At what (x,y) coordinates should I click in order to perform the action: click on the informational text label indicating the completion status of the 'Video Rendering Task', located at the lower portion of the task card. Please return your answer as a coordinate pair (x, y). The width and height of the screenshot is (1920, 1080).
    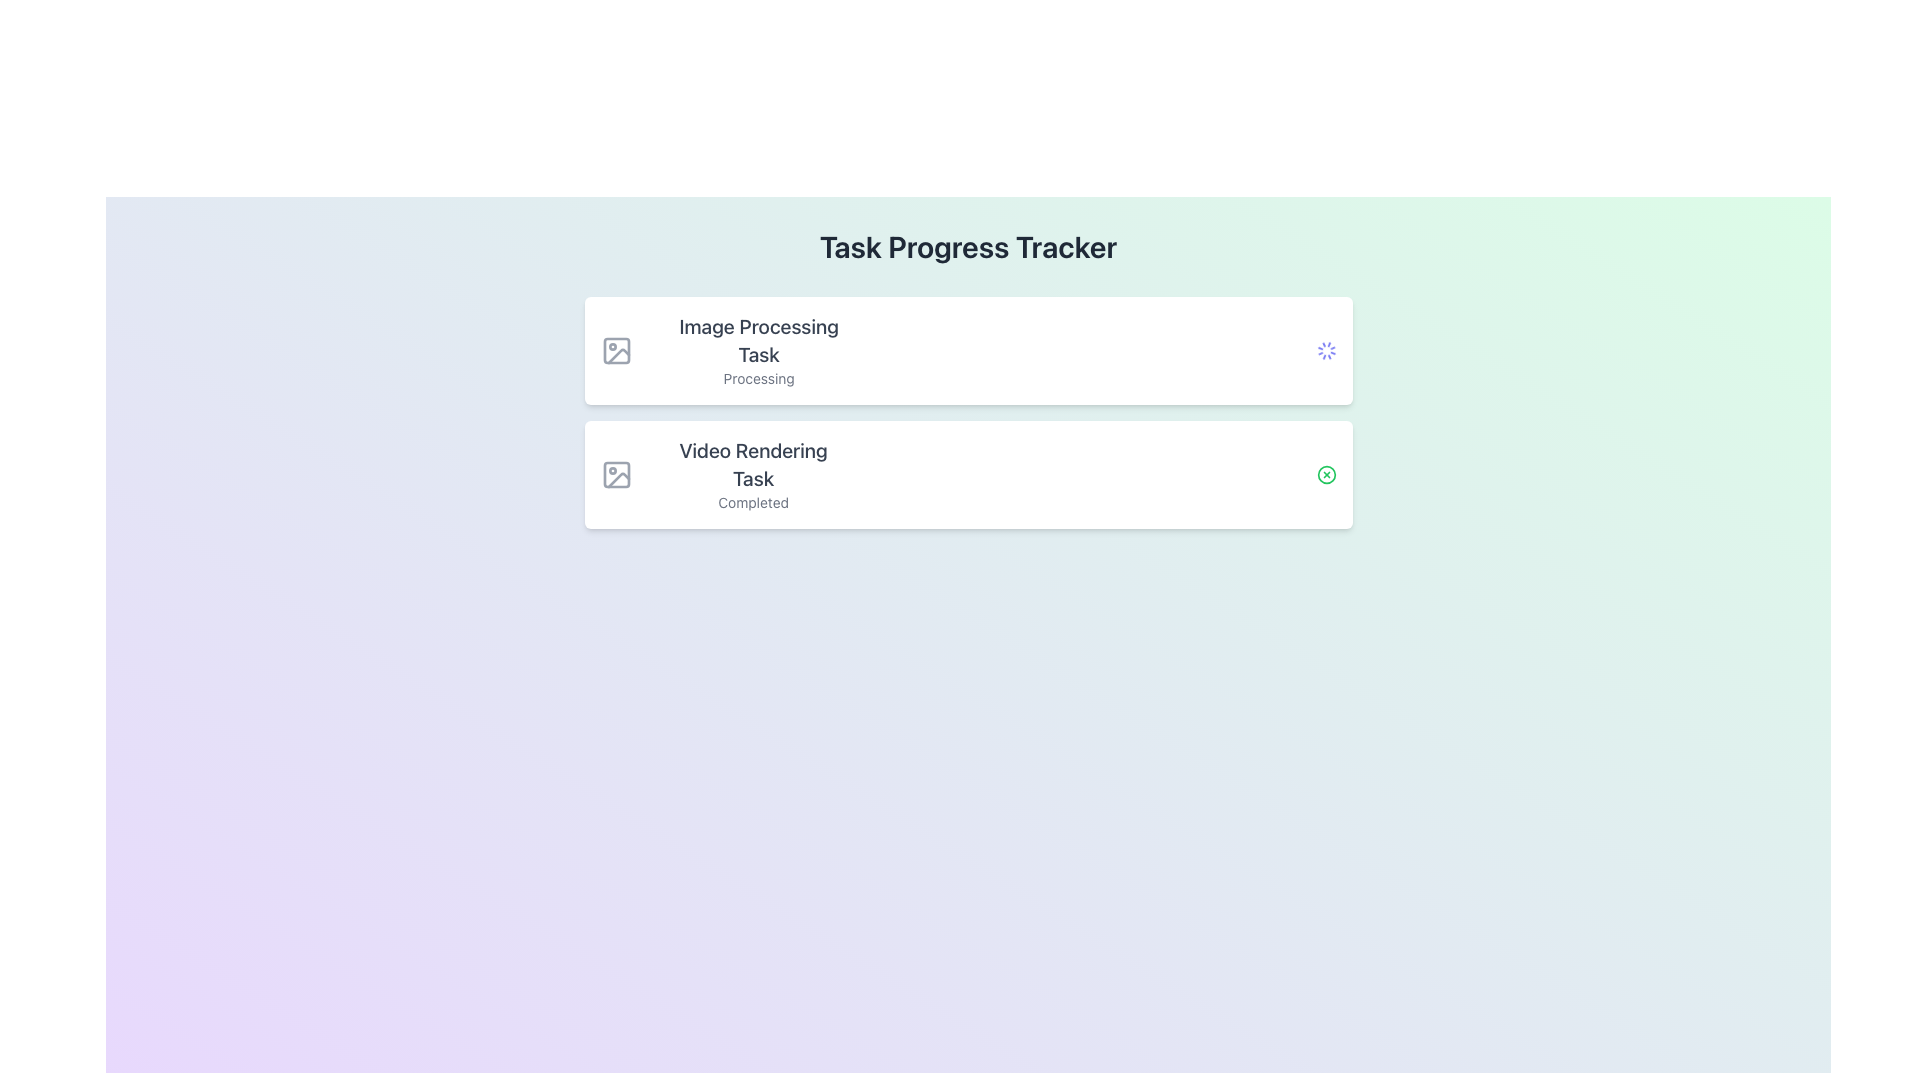
    Looking at the image, I should click on (752, 501).